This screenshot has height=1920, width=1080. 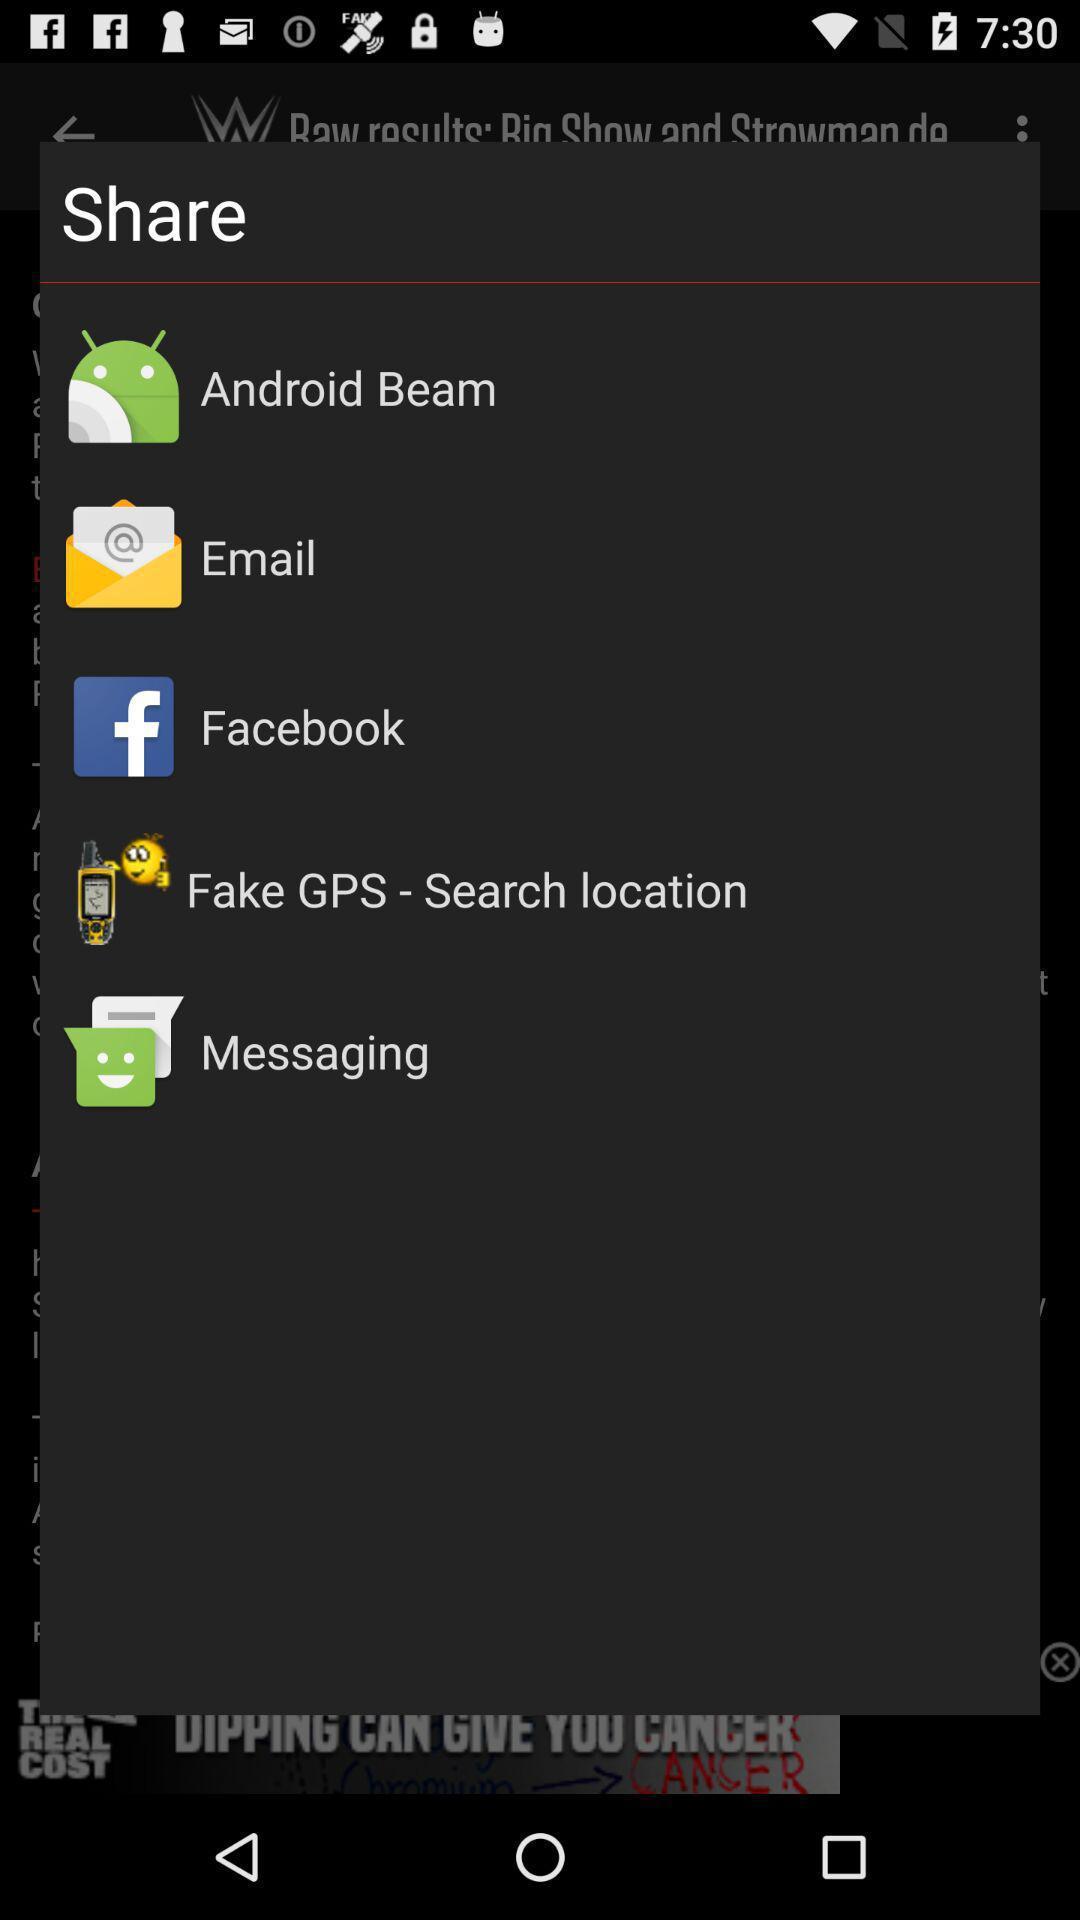 What do you see at coordinates (608, 556) in the screenshot?
I see `email icon` at bounding box center [608, 556].